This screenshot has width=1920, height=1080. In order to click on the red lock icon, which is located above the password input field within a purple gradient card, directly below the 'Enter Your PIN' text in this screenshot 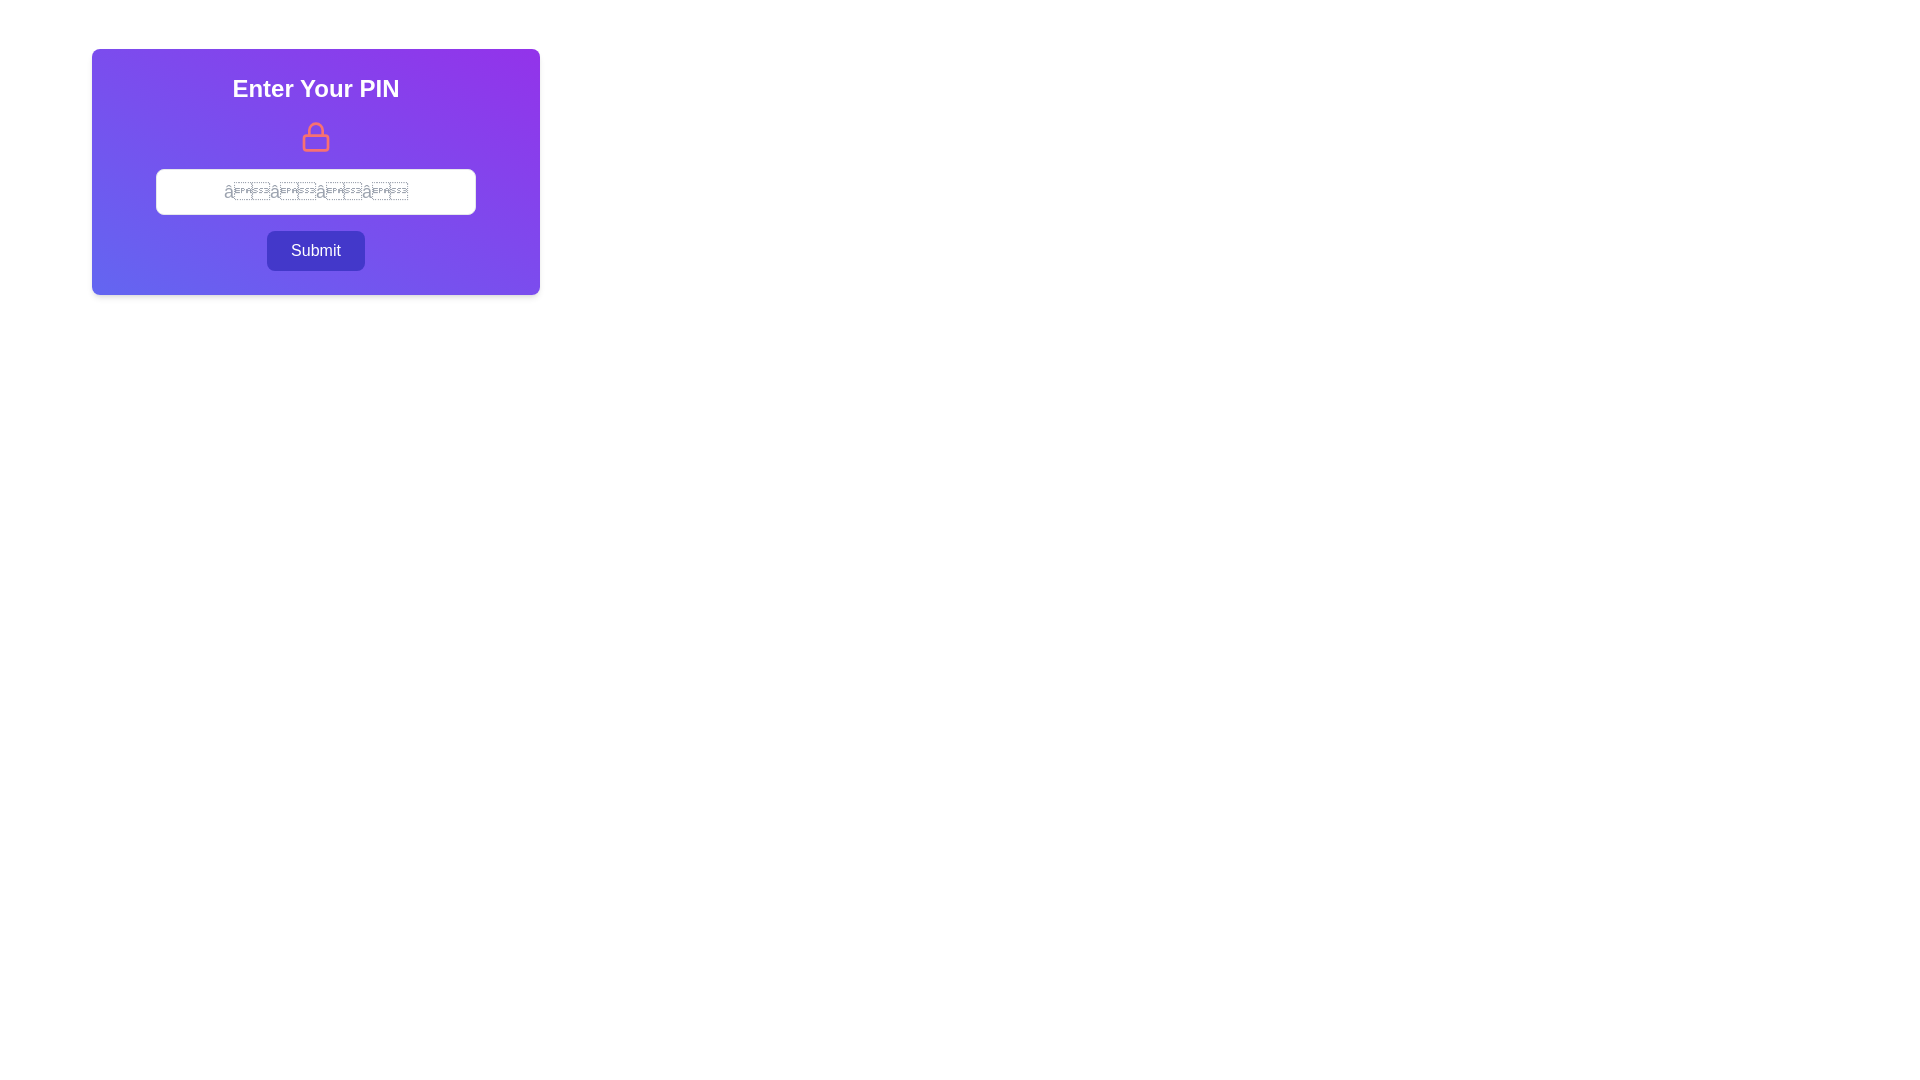, I will do `click(315, 136)`.